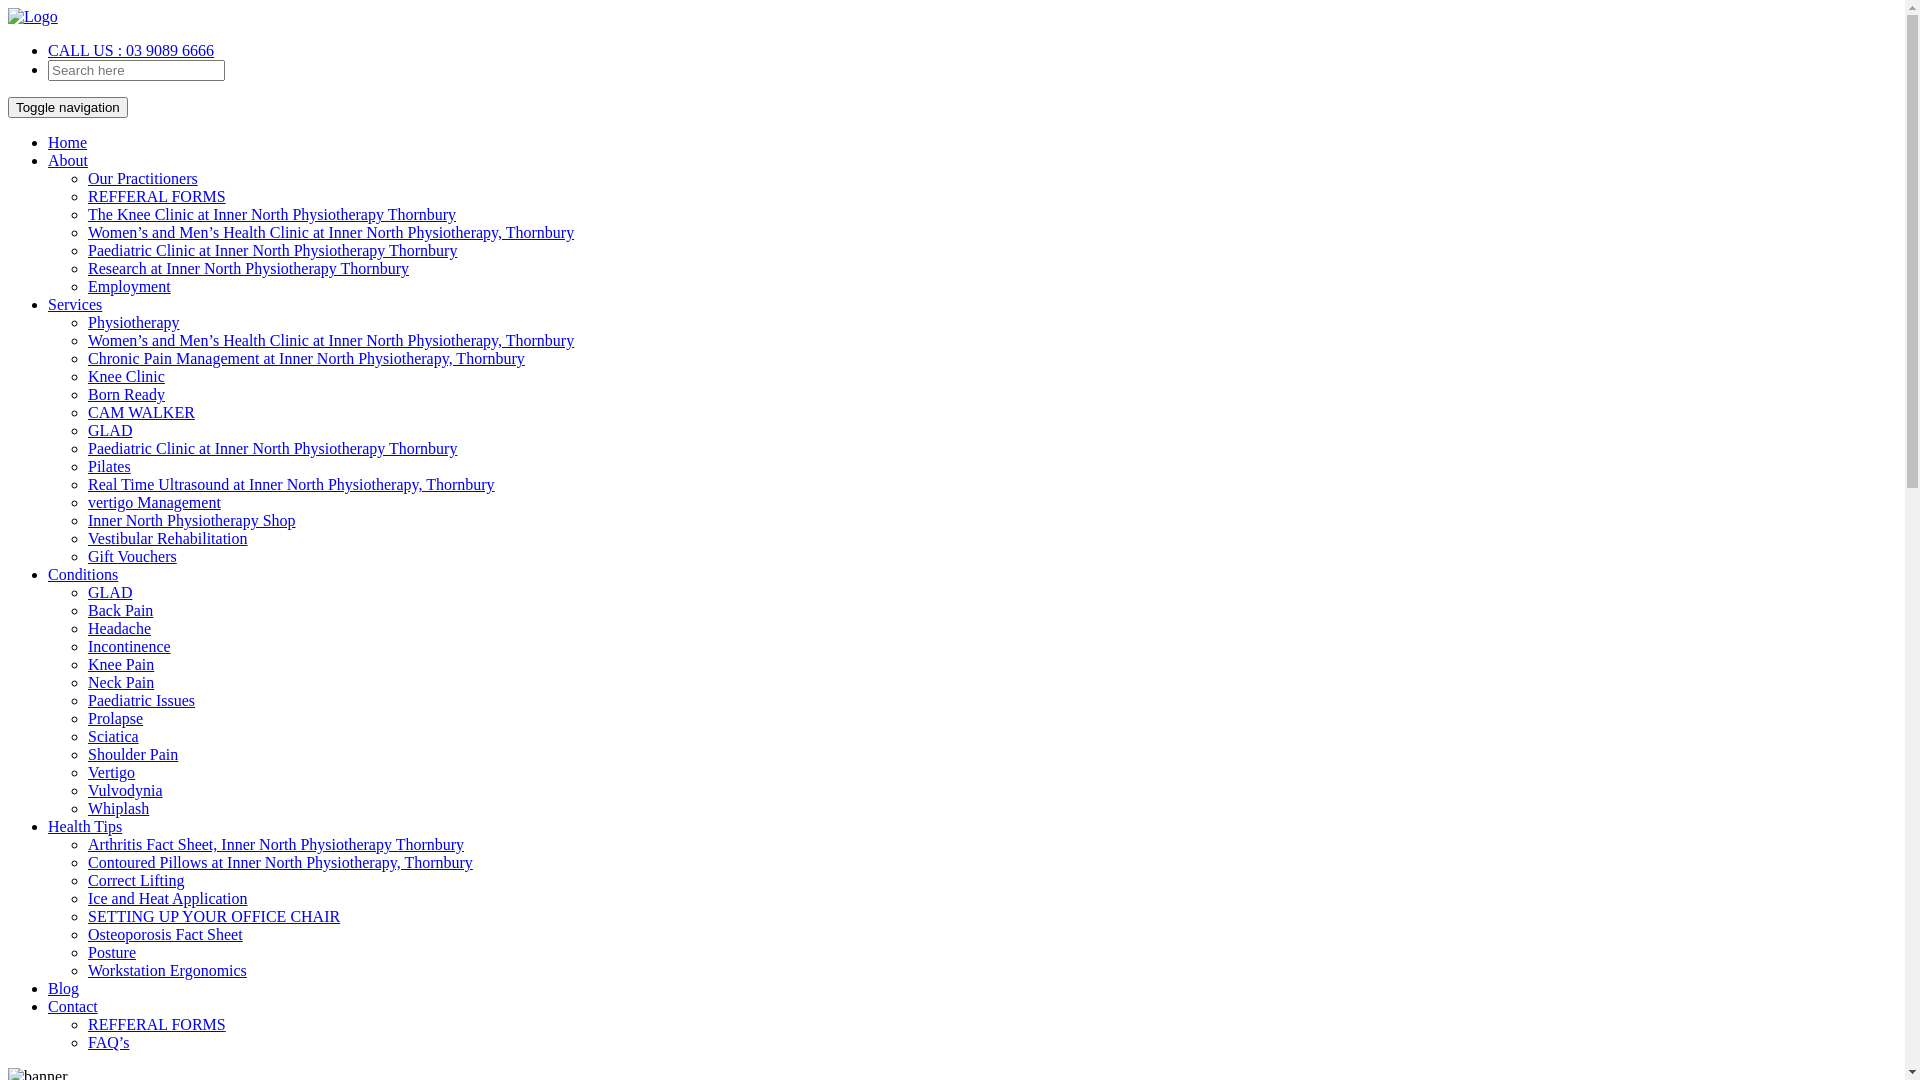  What do you see at coordinates (279, 861) in the screenshot?
I see `'Contoured Pillows at Inner North Physiotherapy, Thornbury'` at bounding box center [279, 861].